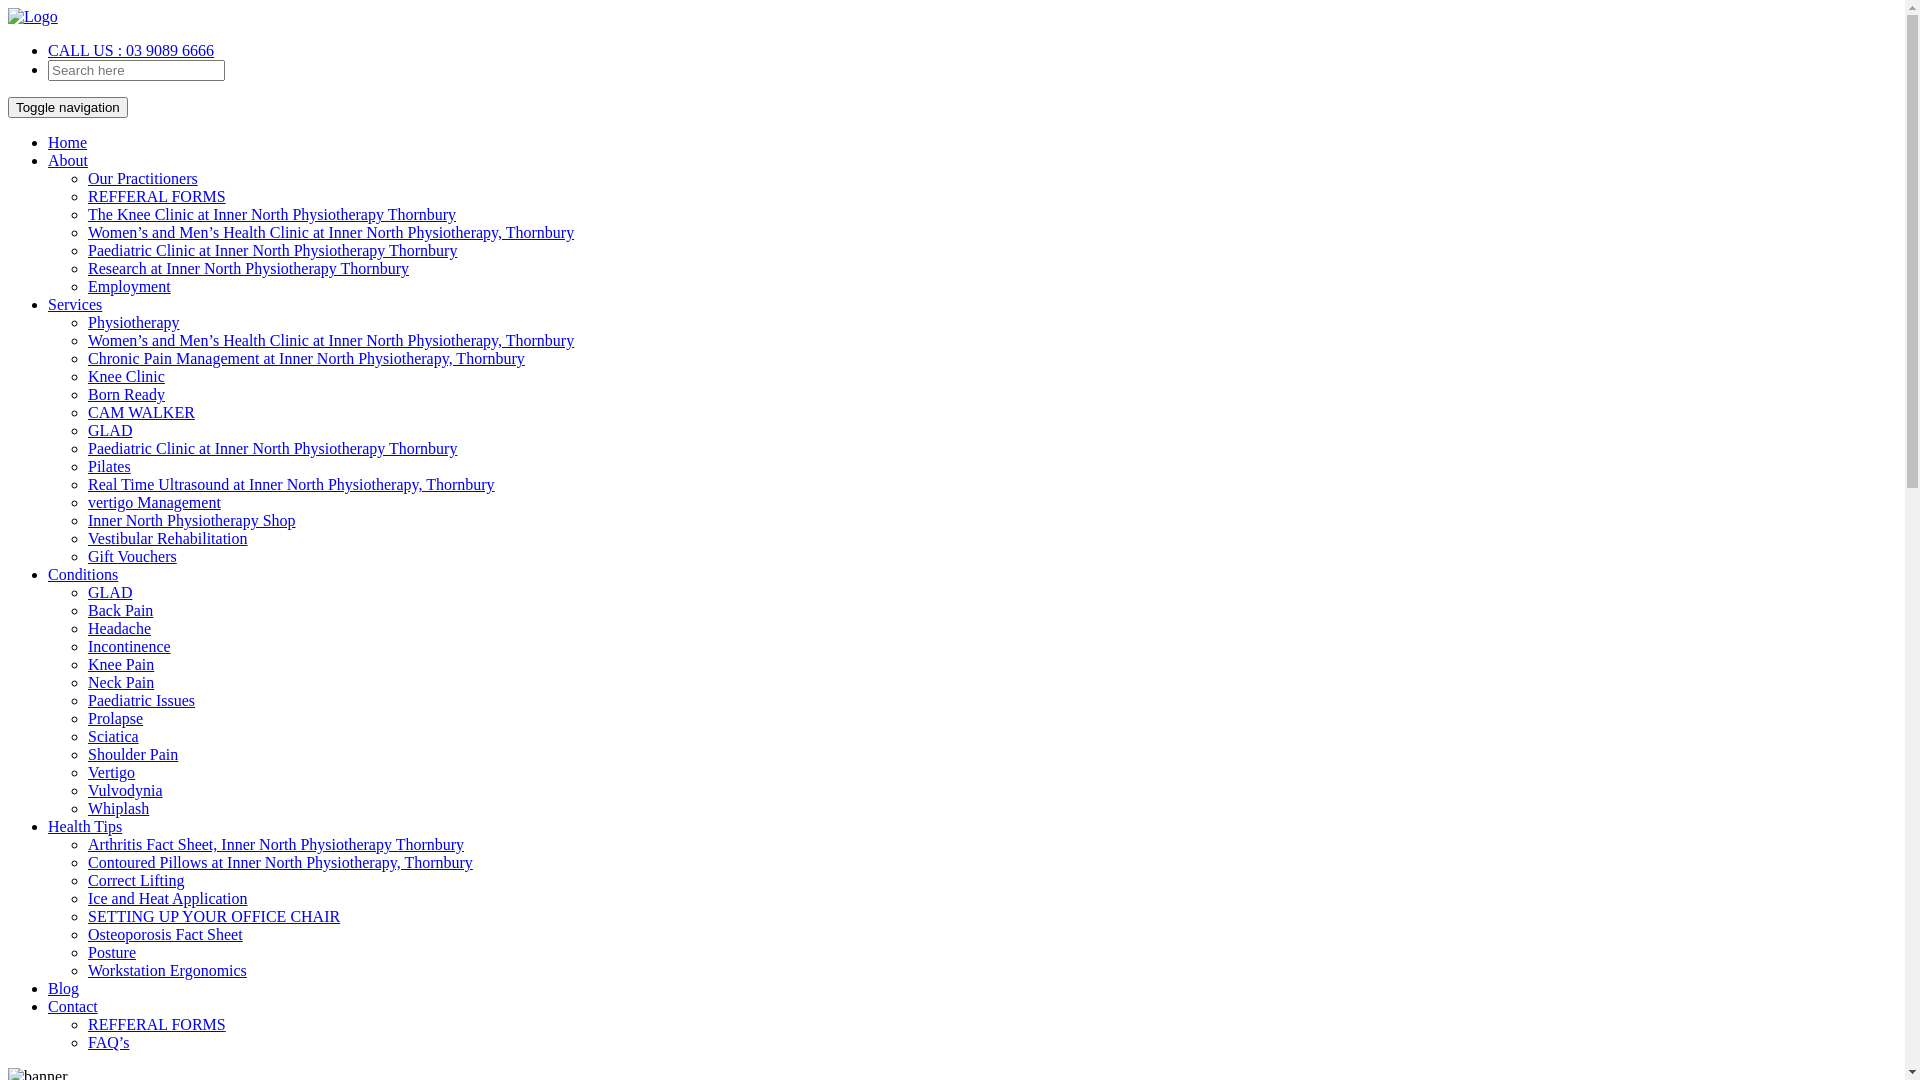  What do you see at coordinates (279, 861) in the screenshot?
I see `'Contoured Pillows at Inner North Physiotherapy, Thornbury'` at bounding box center [279, 861].